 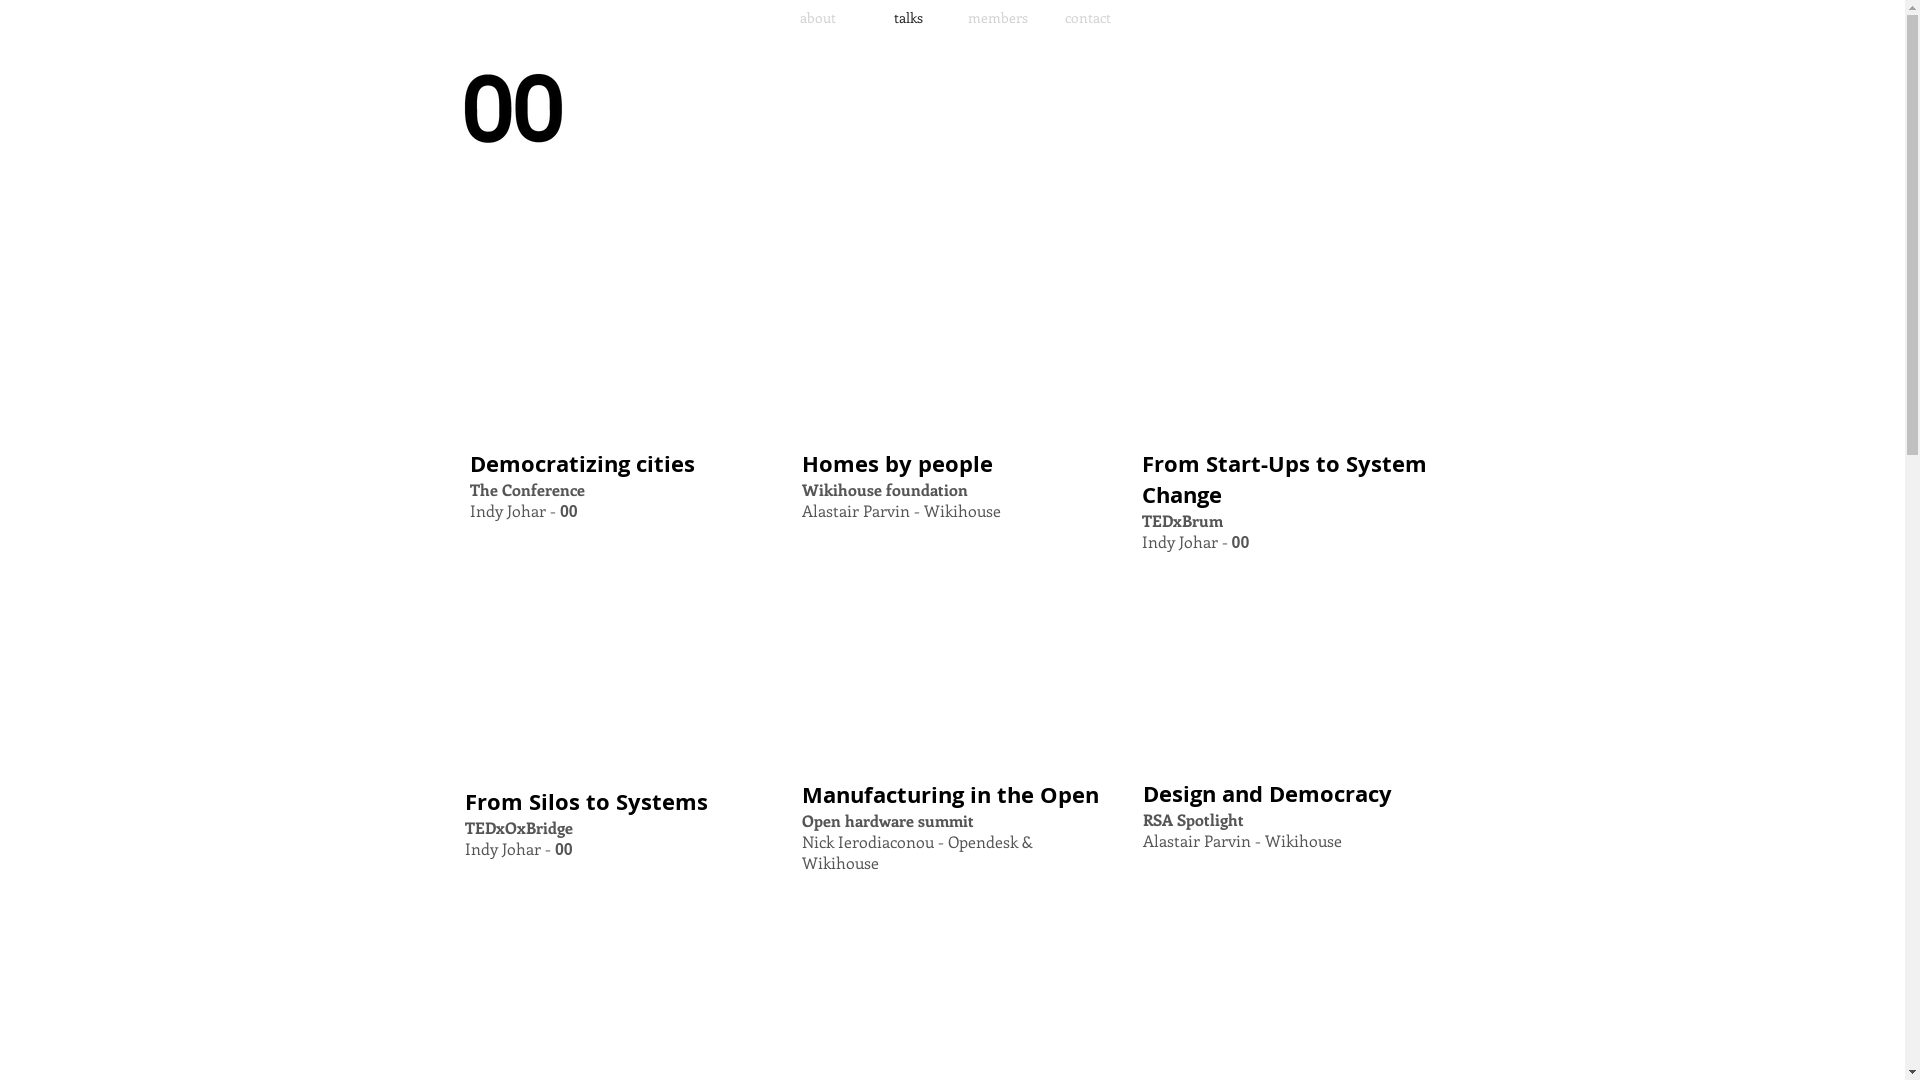 I want to click on 'about', so click(x=817, y=18).